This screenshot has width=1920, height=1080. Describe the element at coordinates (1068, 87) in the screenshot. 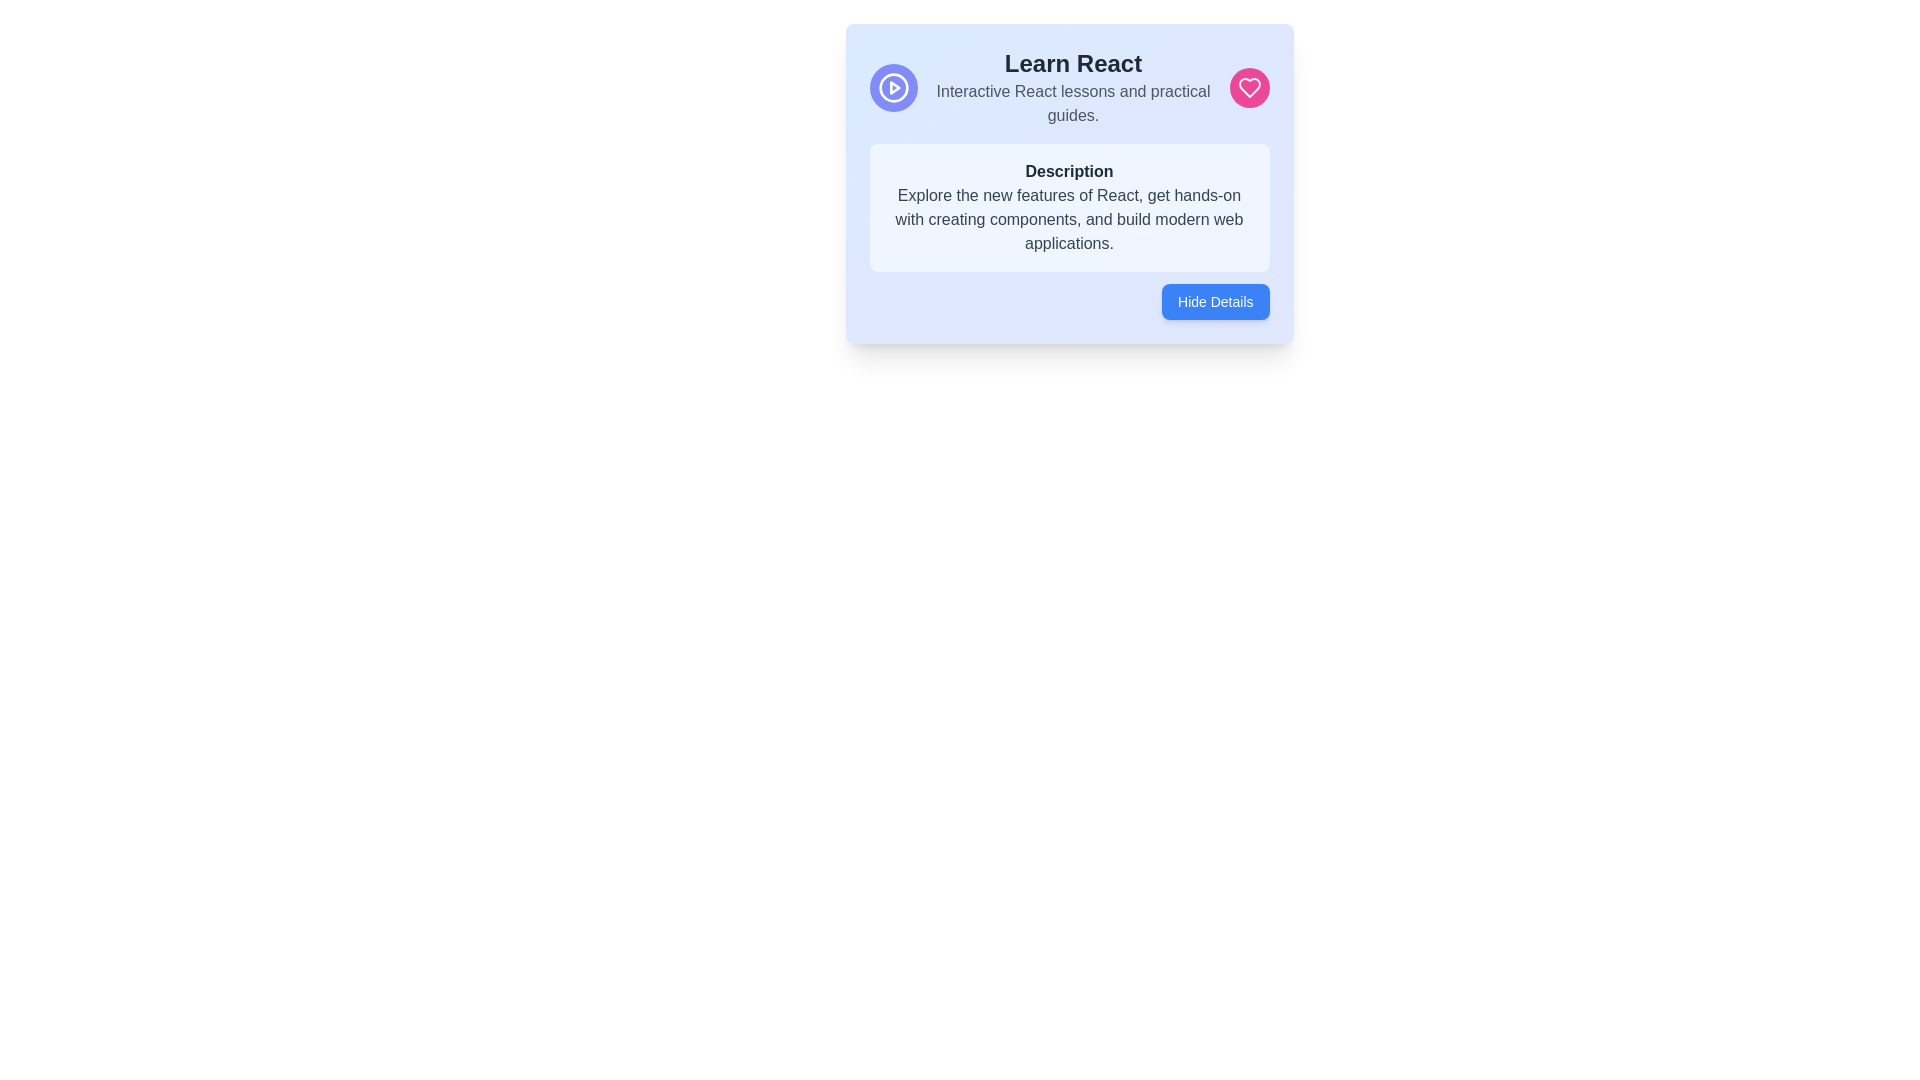

I see `the Text Display Block that features the bold header 'Learn React' and the smaller text 'Interactive React lessons and practical guides.'` at that location.